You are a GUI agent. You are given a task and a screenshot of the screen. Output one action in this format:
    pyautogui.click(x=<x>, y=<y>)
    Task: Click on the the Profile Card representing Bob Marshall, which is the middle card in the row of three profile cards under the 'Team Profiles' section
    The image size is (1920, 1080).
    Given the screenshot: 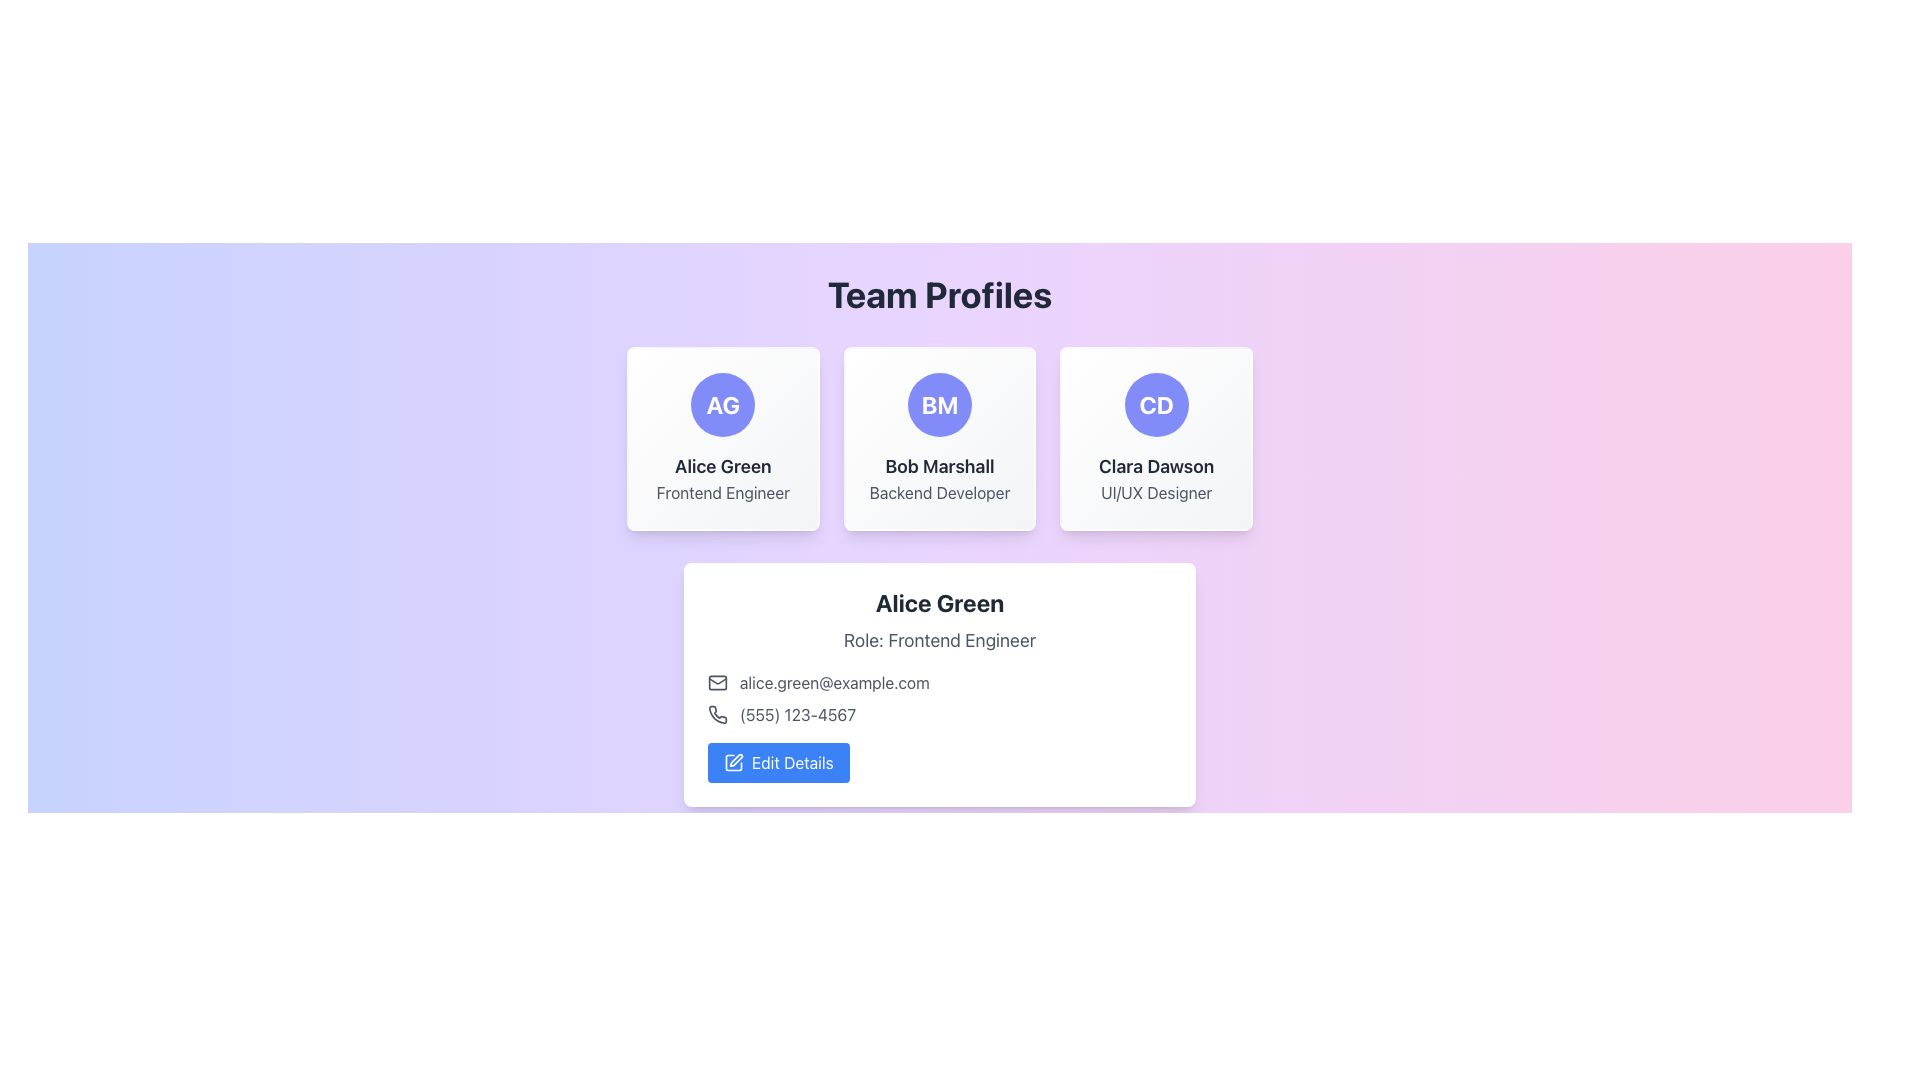 What is the action you would take?
    pyautogui.click(x=939, y=438)
    